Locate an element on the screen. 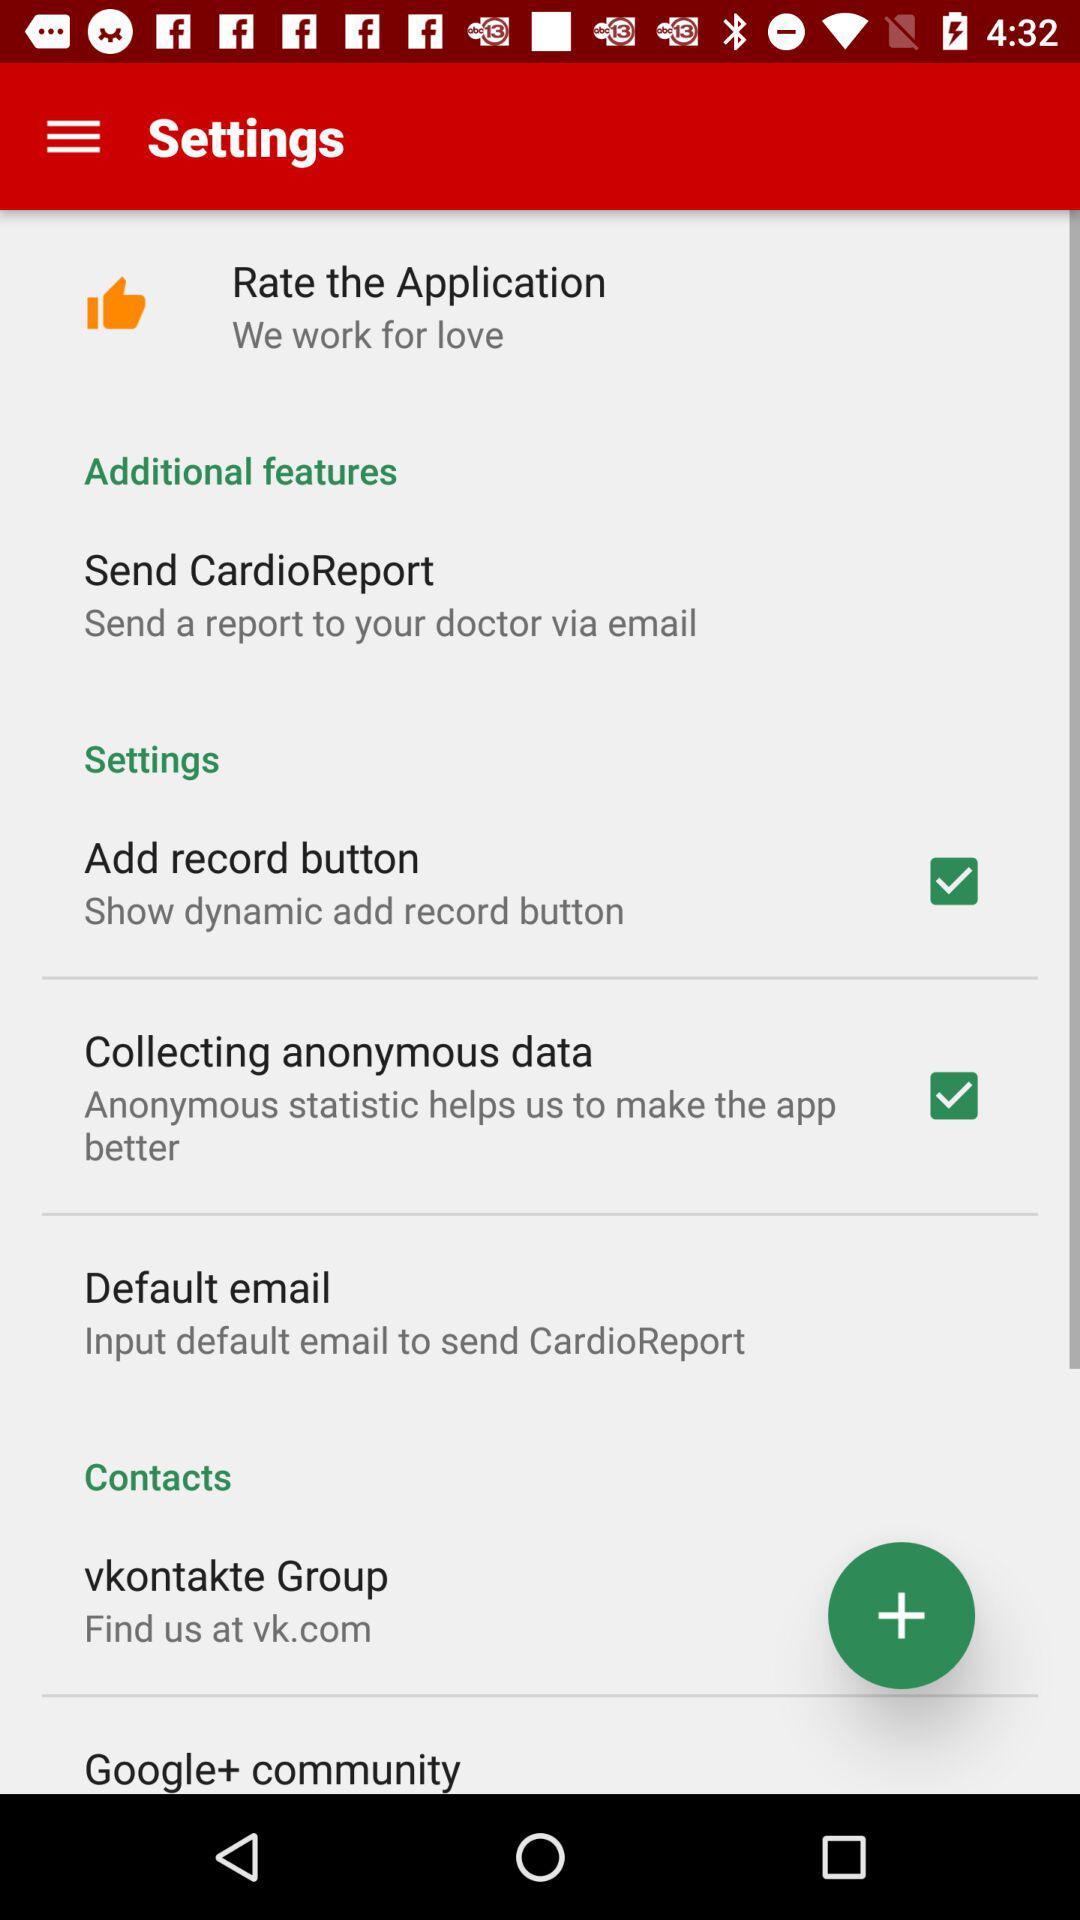 The height and width of the screenshot is (1920, 1080). app below the add record button is located at coordinates (353, 908).